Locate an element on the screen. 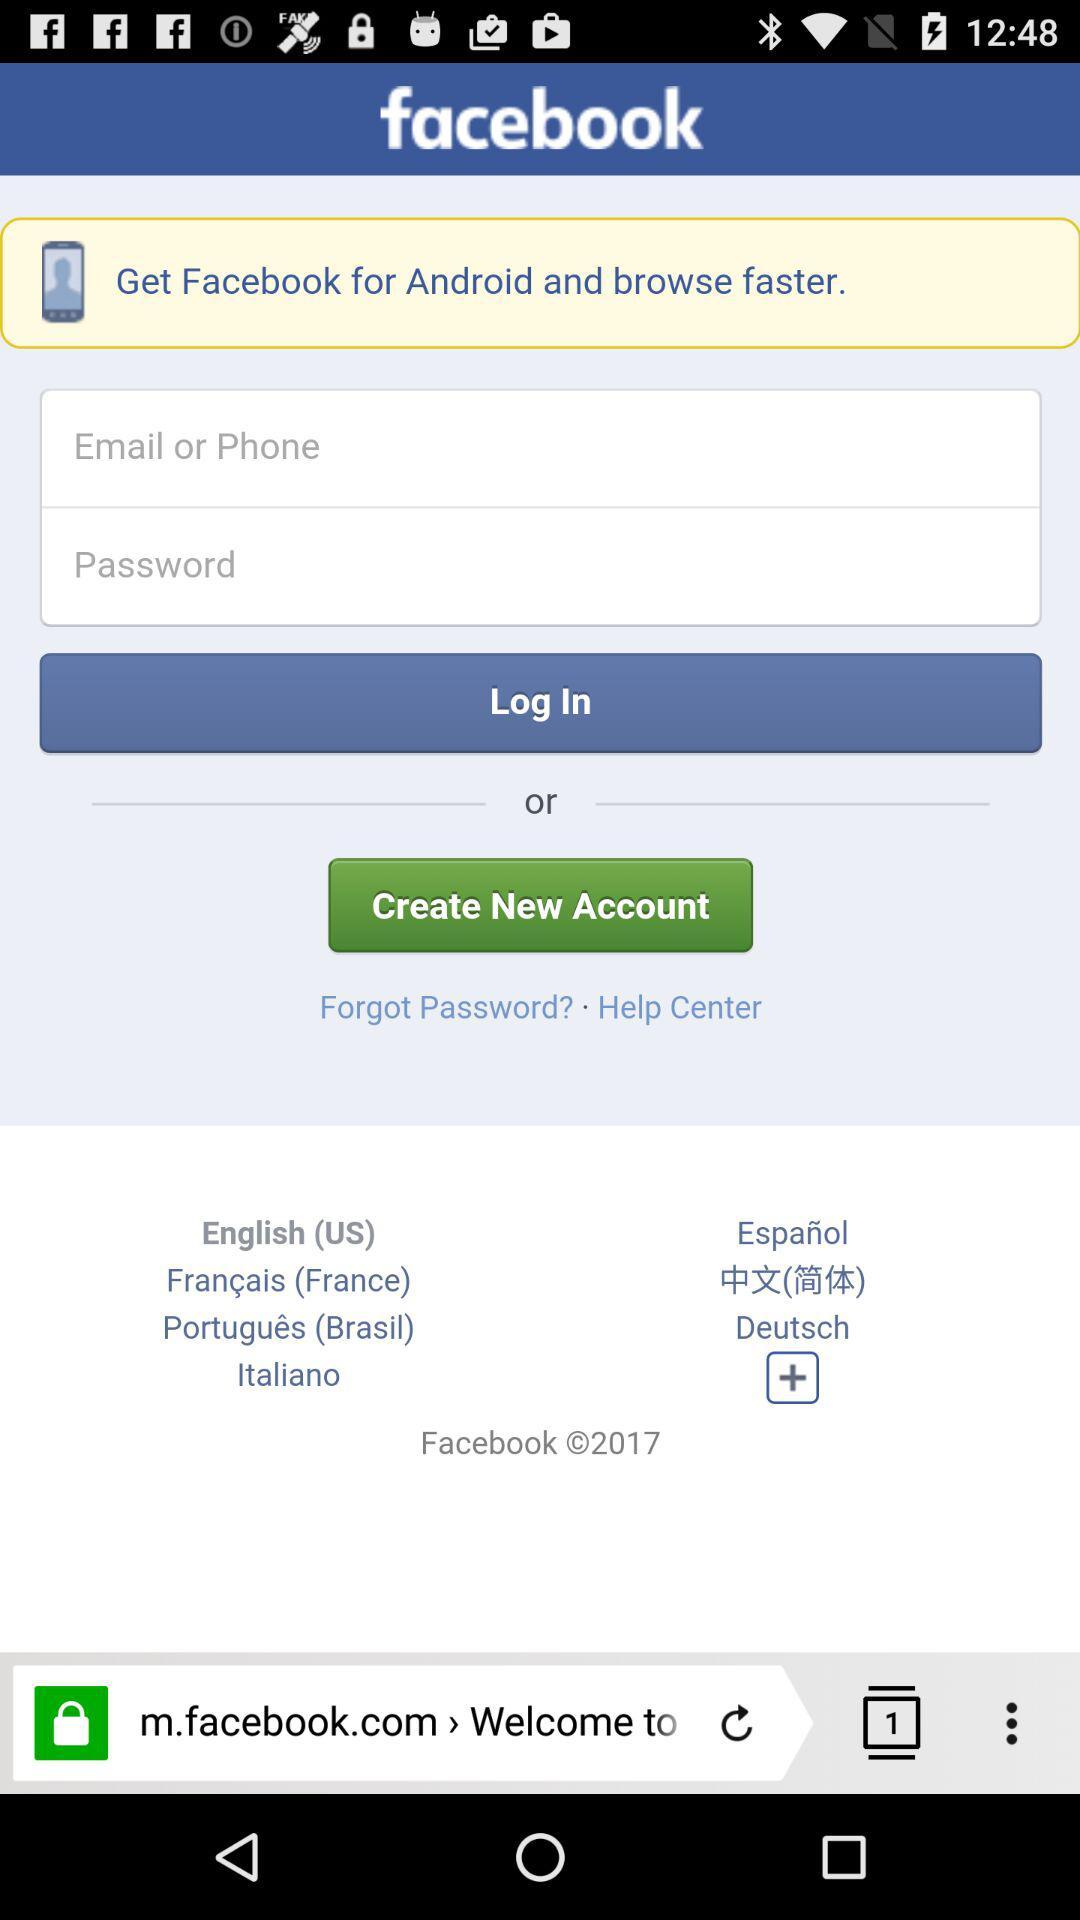 The width and height of the screenshot is (1080, 1920). the lock icon is located at coordinates (70, 1843).